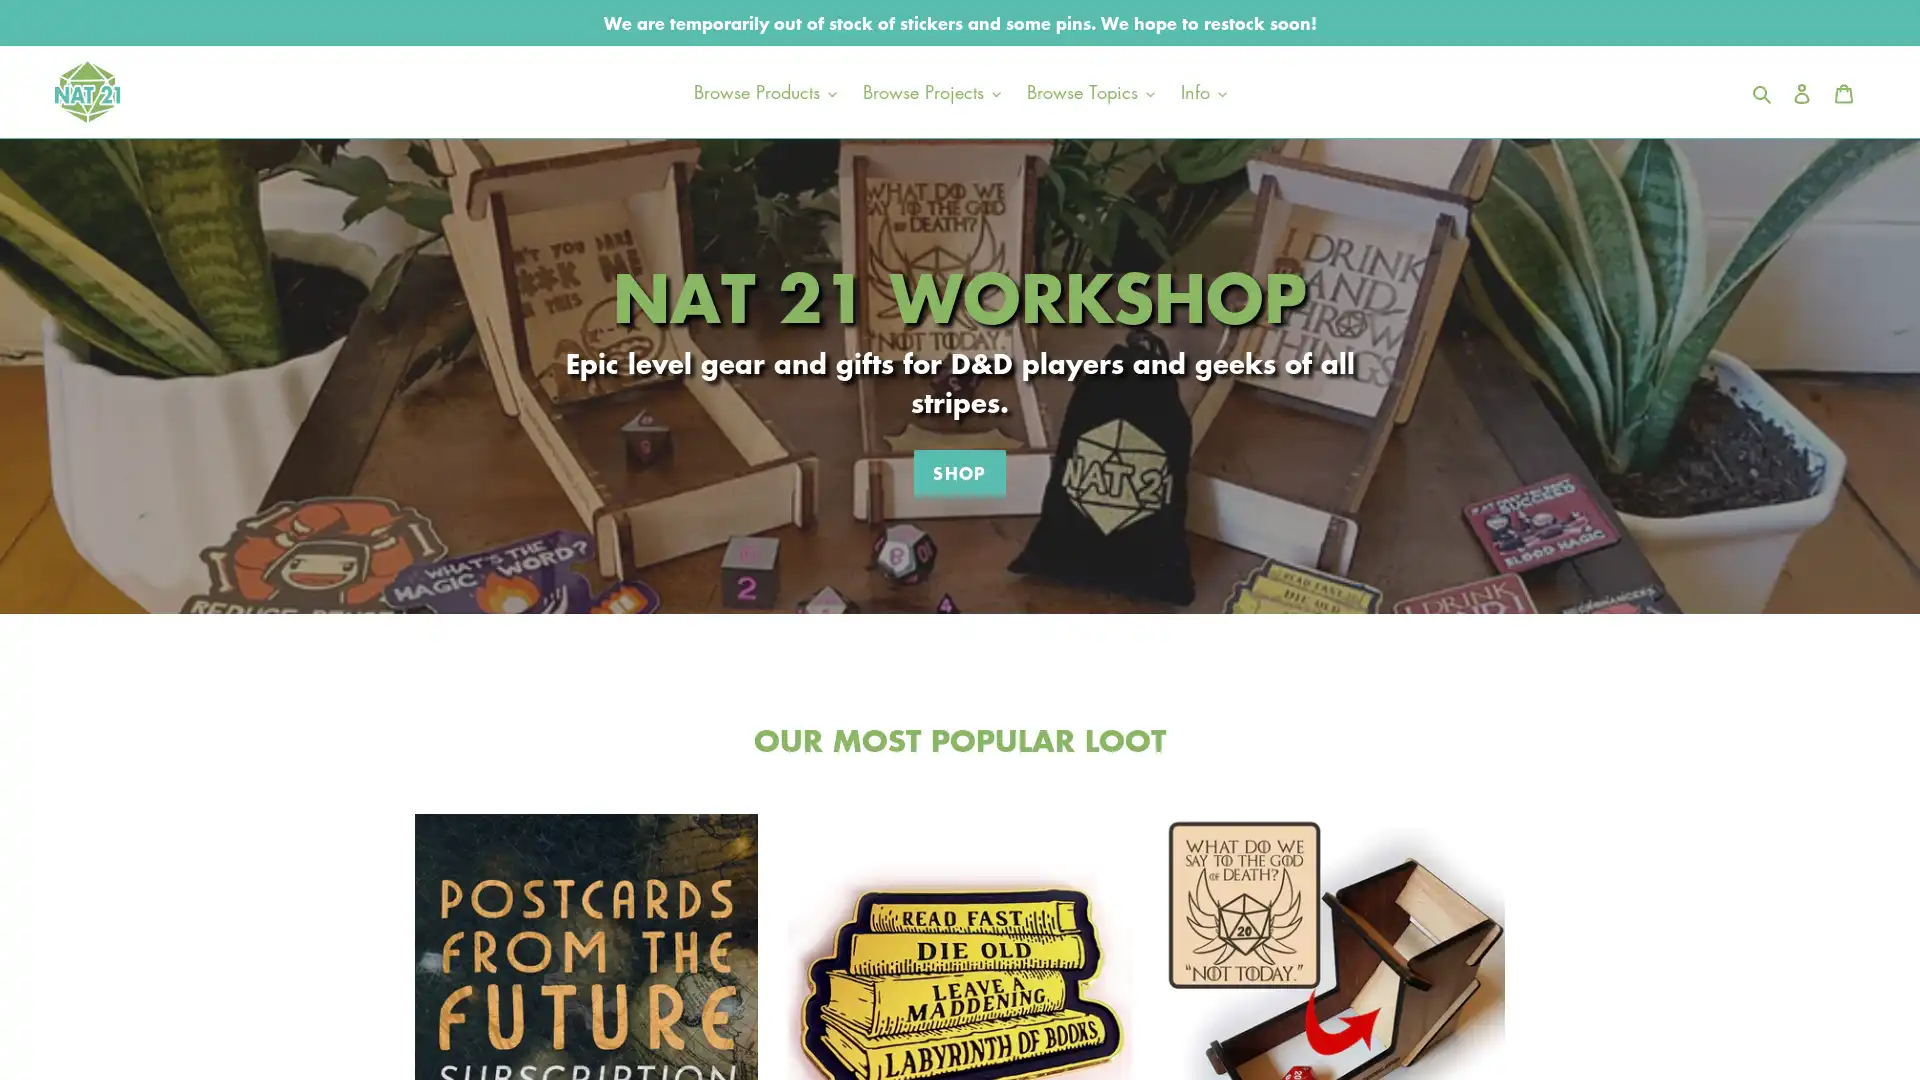 This screenshot has width=1920, height=1080. I want to click on Search, so click(1763, 91).